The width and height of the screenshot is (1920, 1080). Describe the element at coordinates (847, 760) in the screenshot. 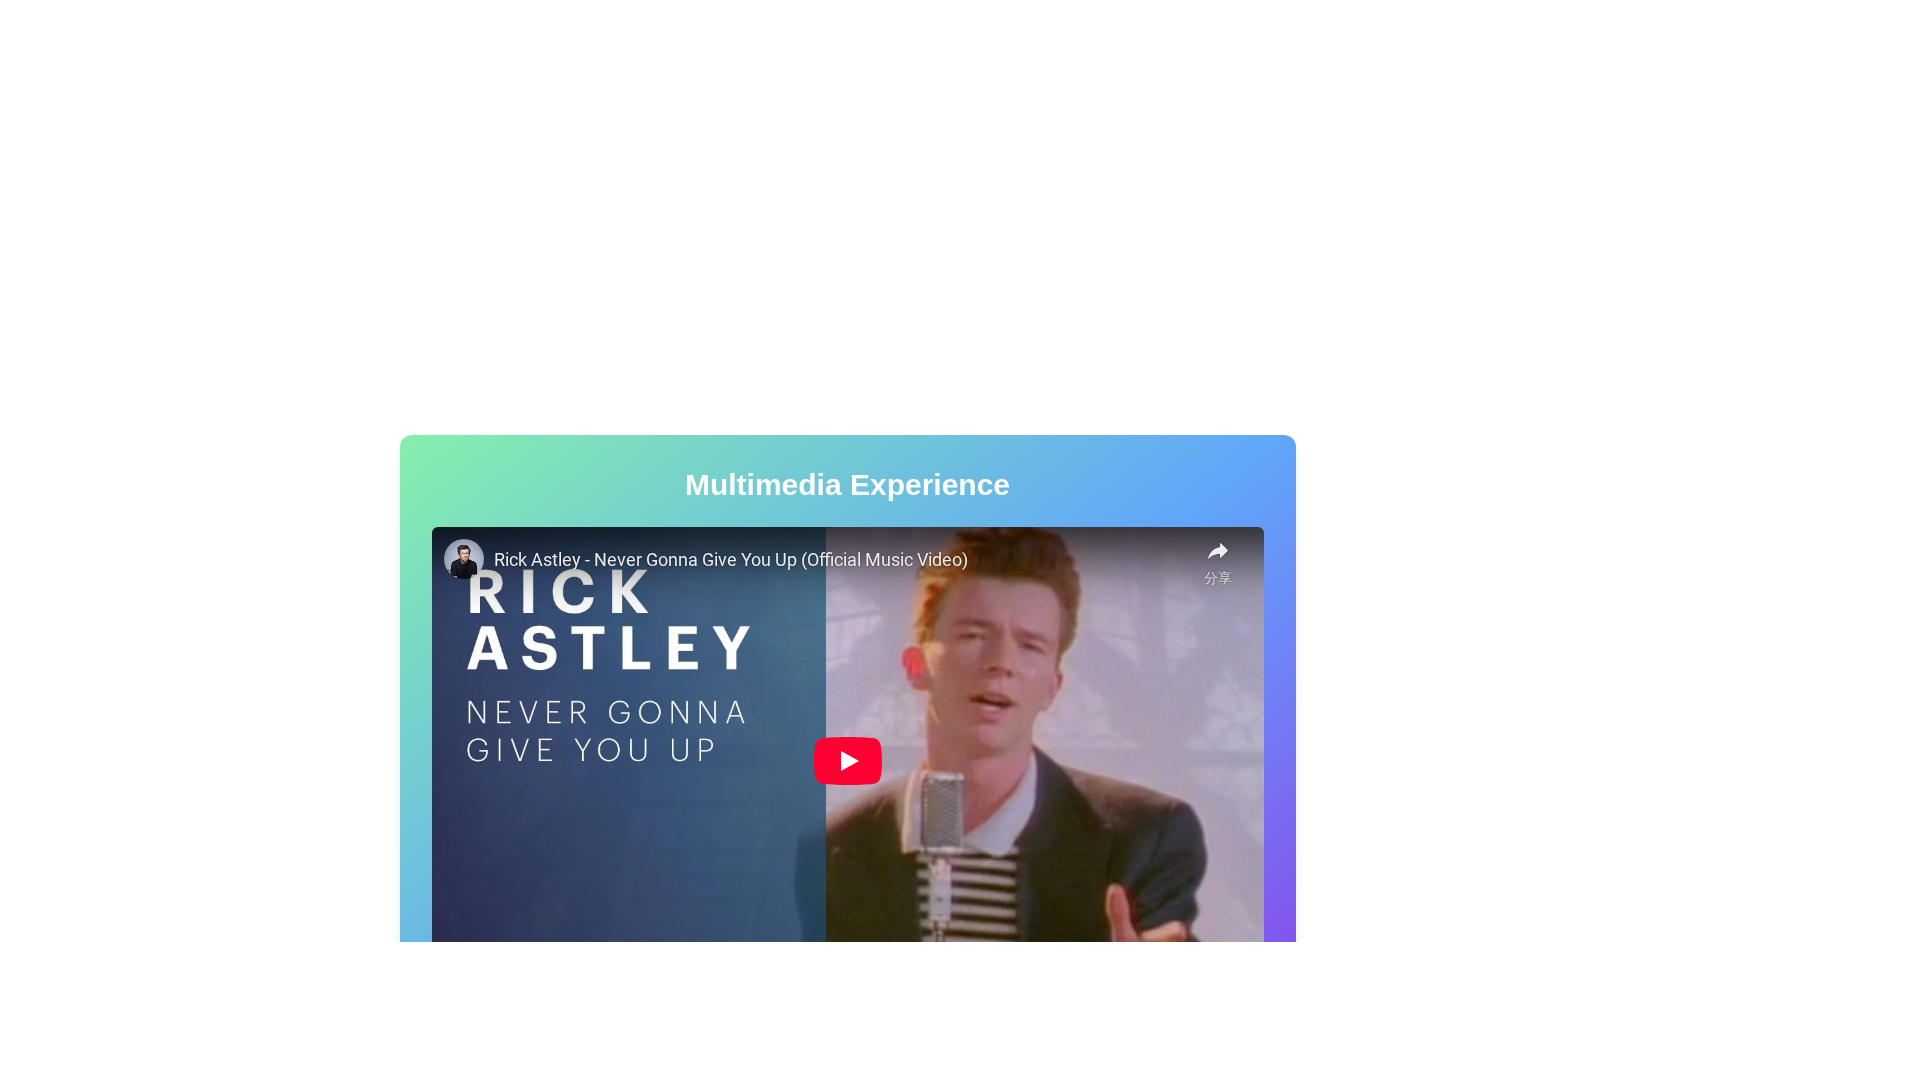

I see `the play button on the embedded YouTube video player located centrally below the header 'Multimedia Experience'` at that location.